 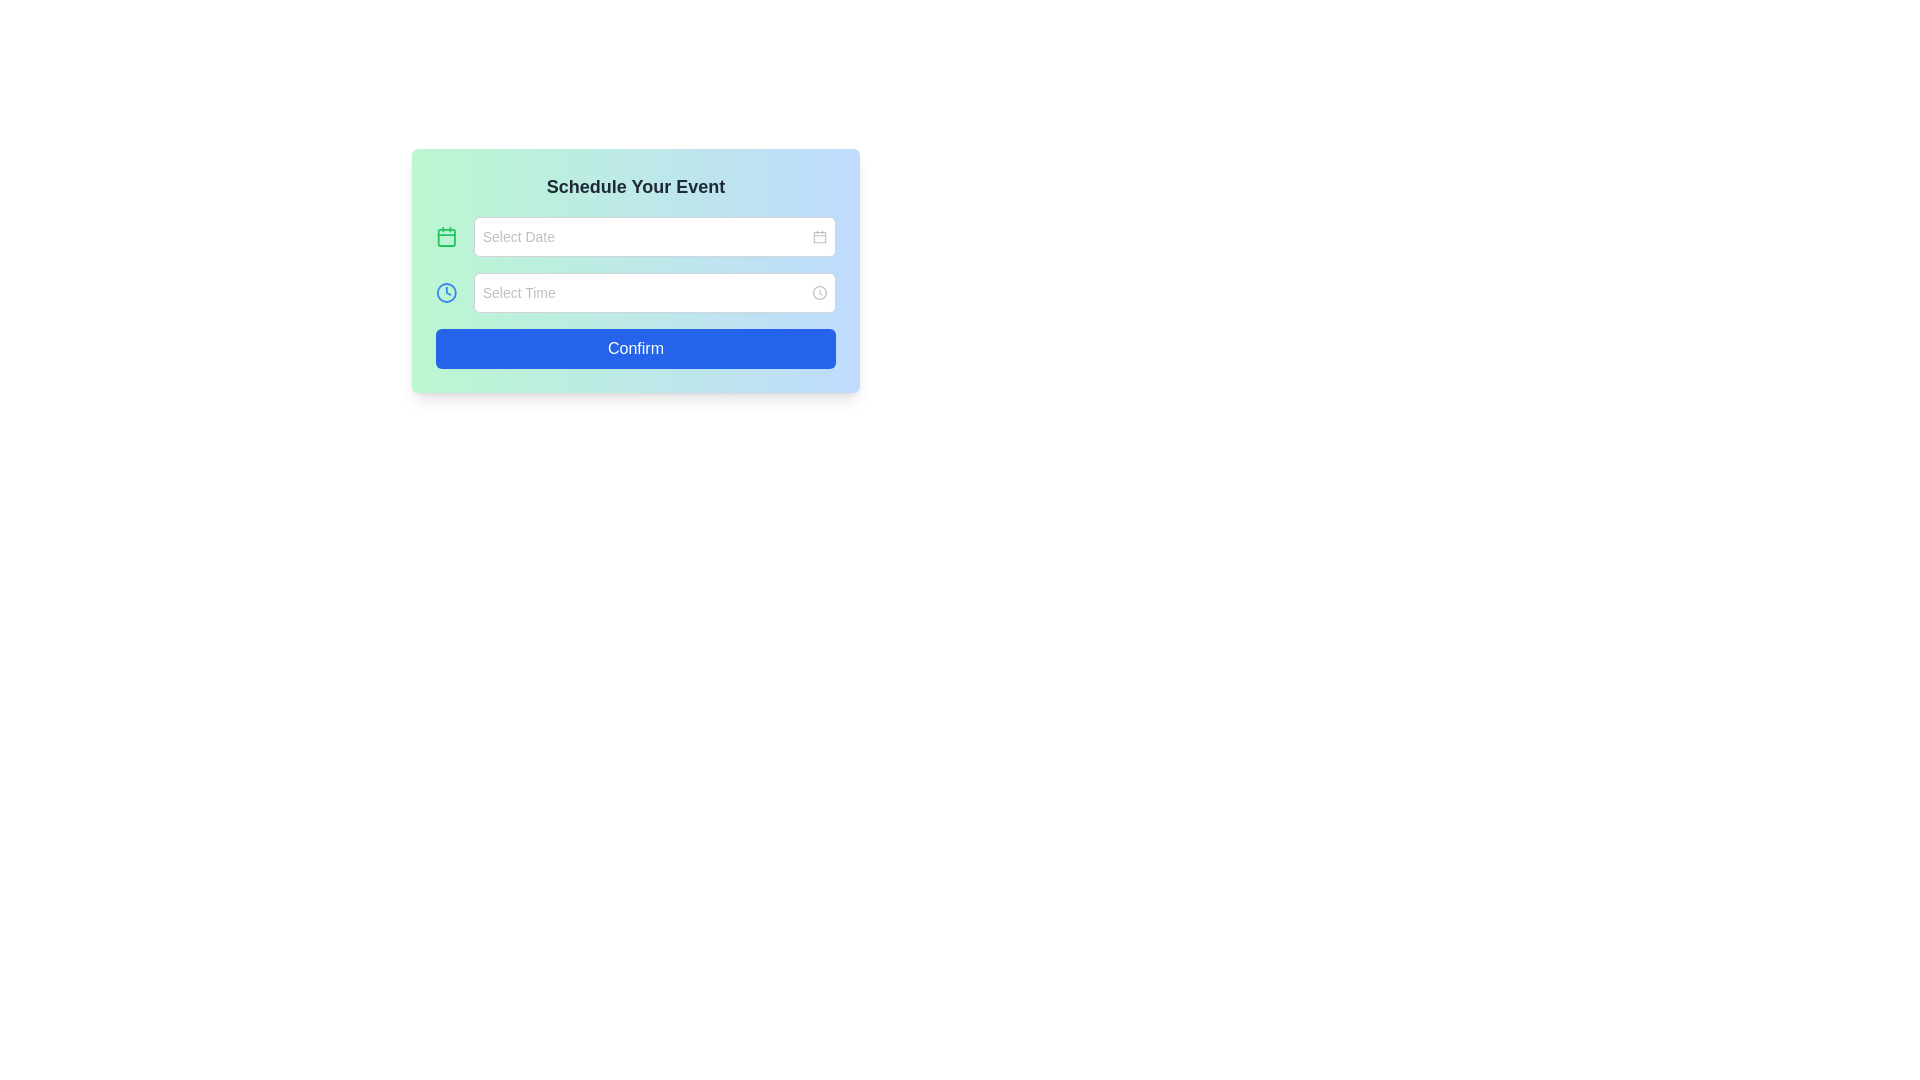 What do you see at coordinates (634, 347) in the screenshot?
I see `the confirmation button located at the bottom of the 'Schedule Your Event' panel` at bounding box center [634, 347].